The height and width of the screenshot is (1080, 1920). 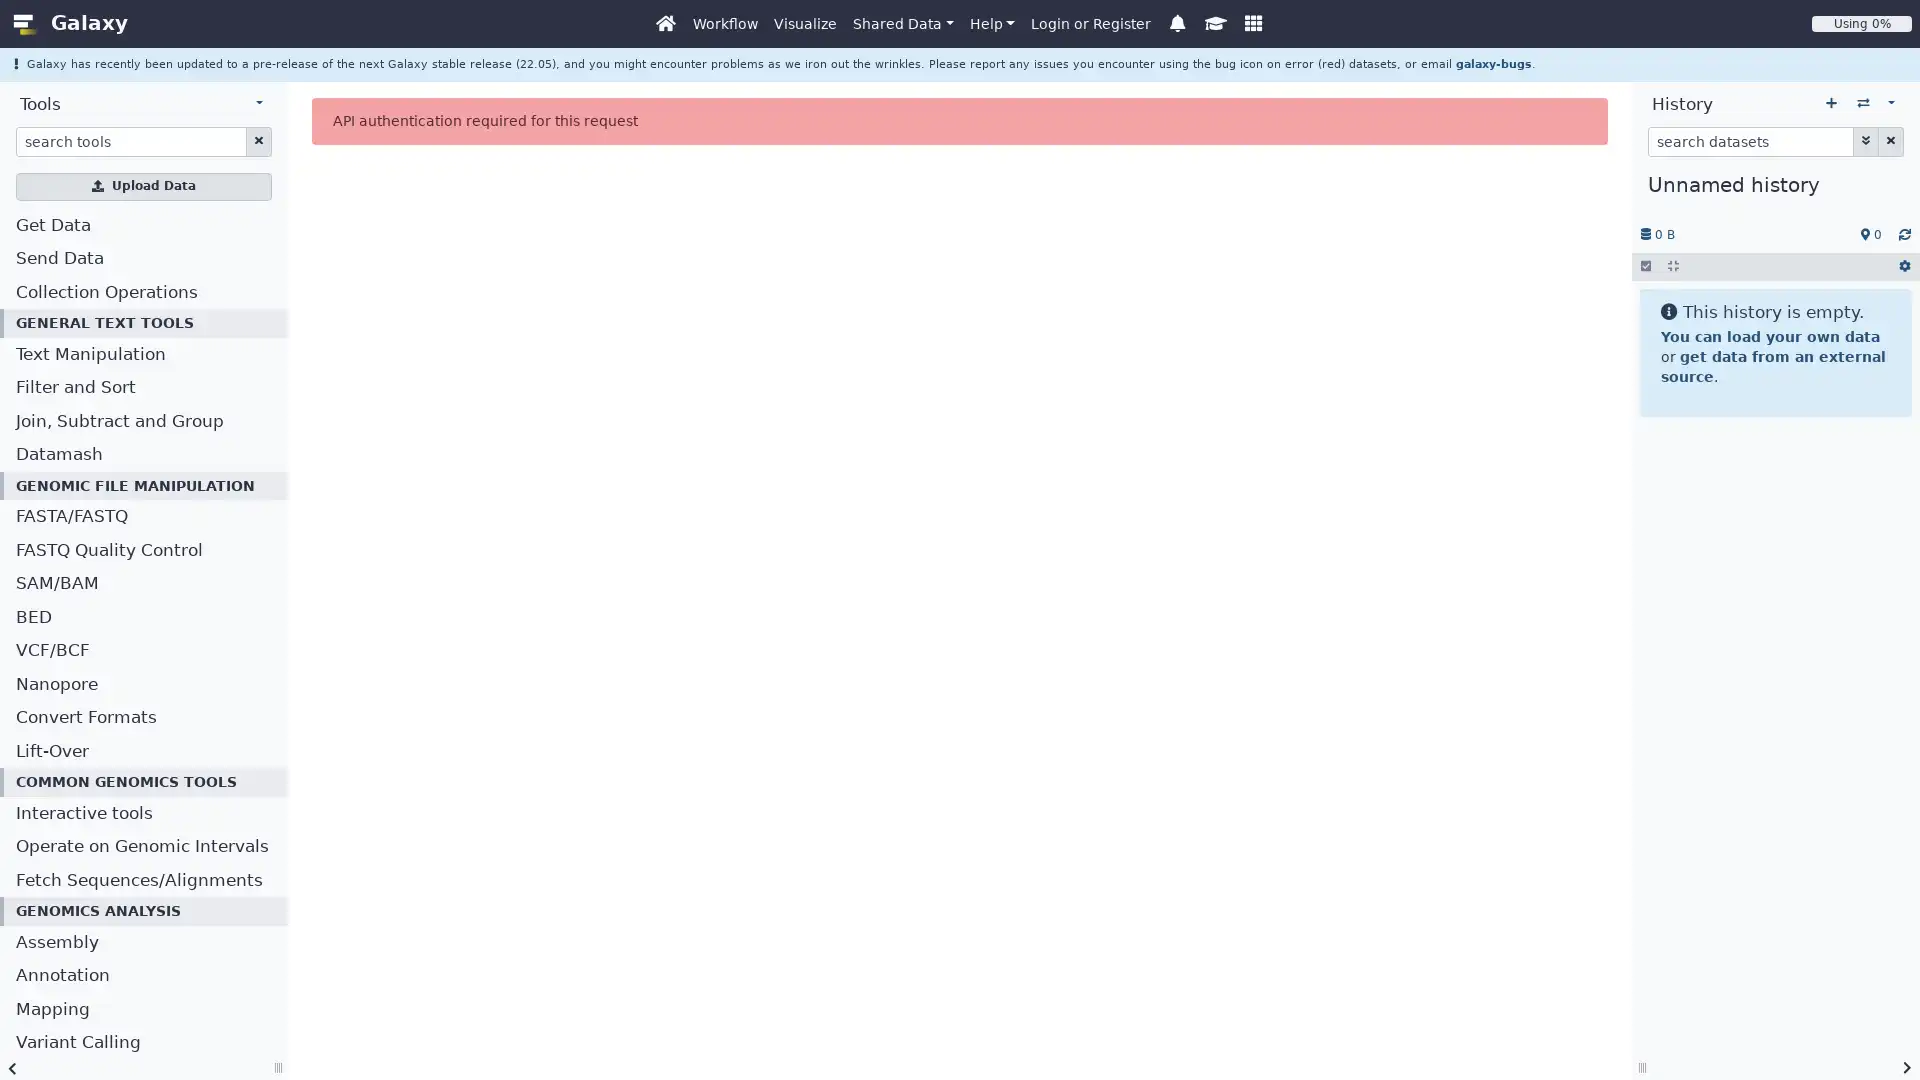 What do you see at coordinates (1870, 234) in the screenshot?
I see `0` at bounding box center [1870, 234].